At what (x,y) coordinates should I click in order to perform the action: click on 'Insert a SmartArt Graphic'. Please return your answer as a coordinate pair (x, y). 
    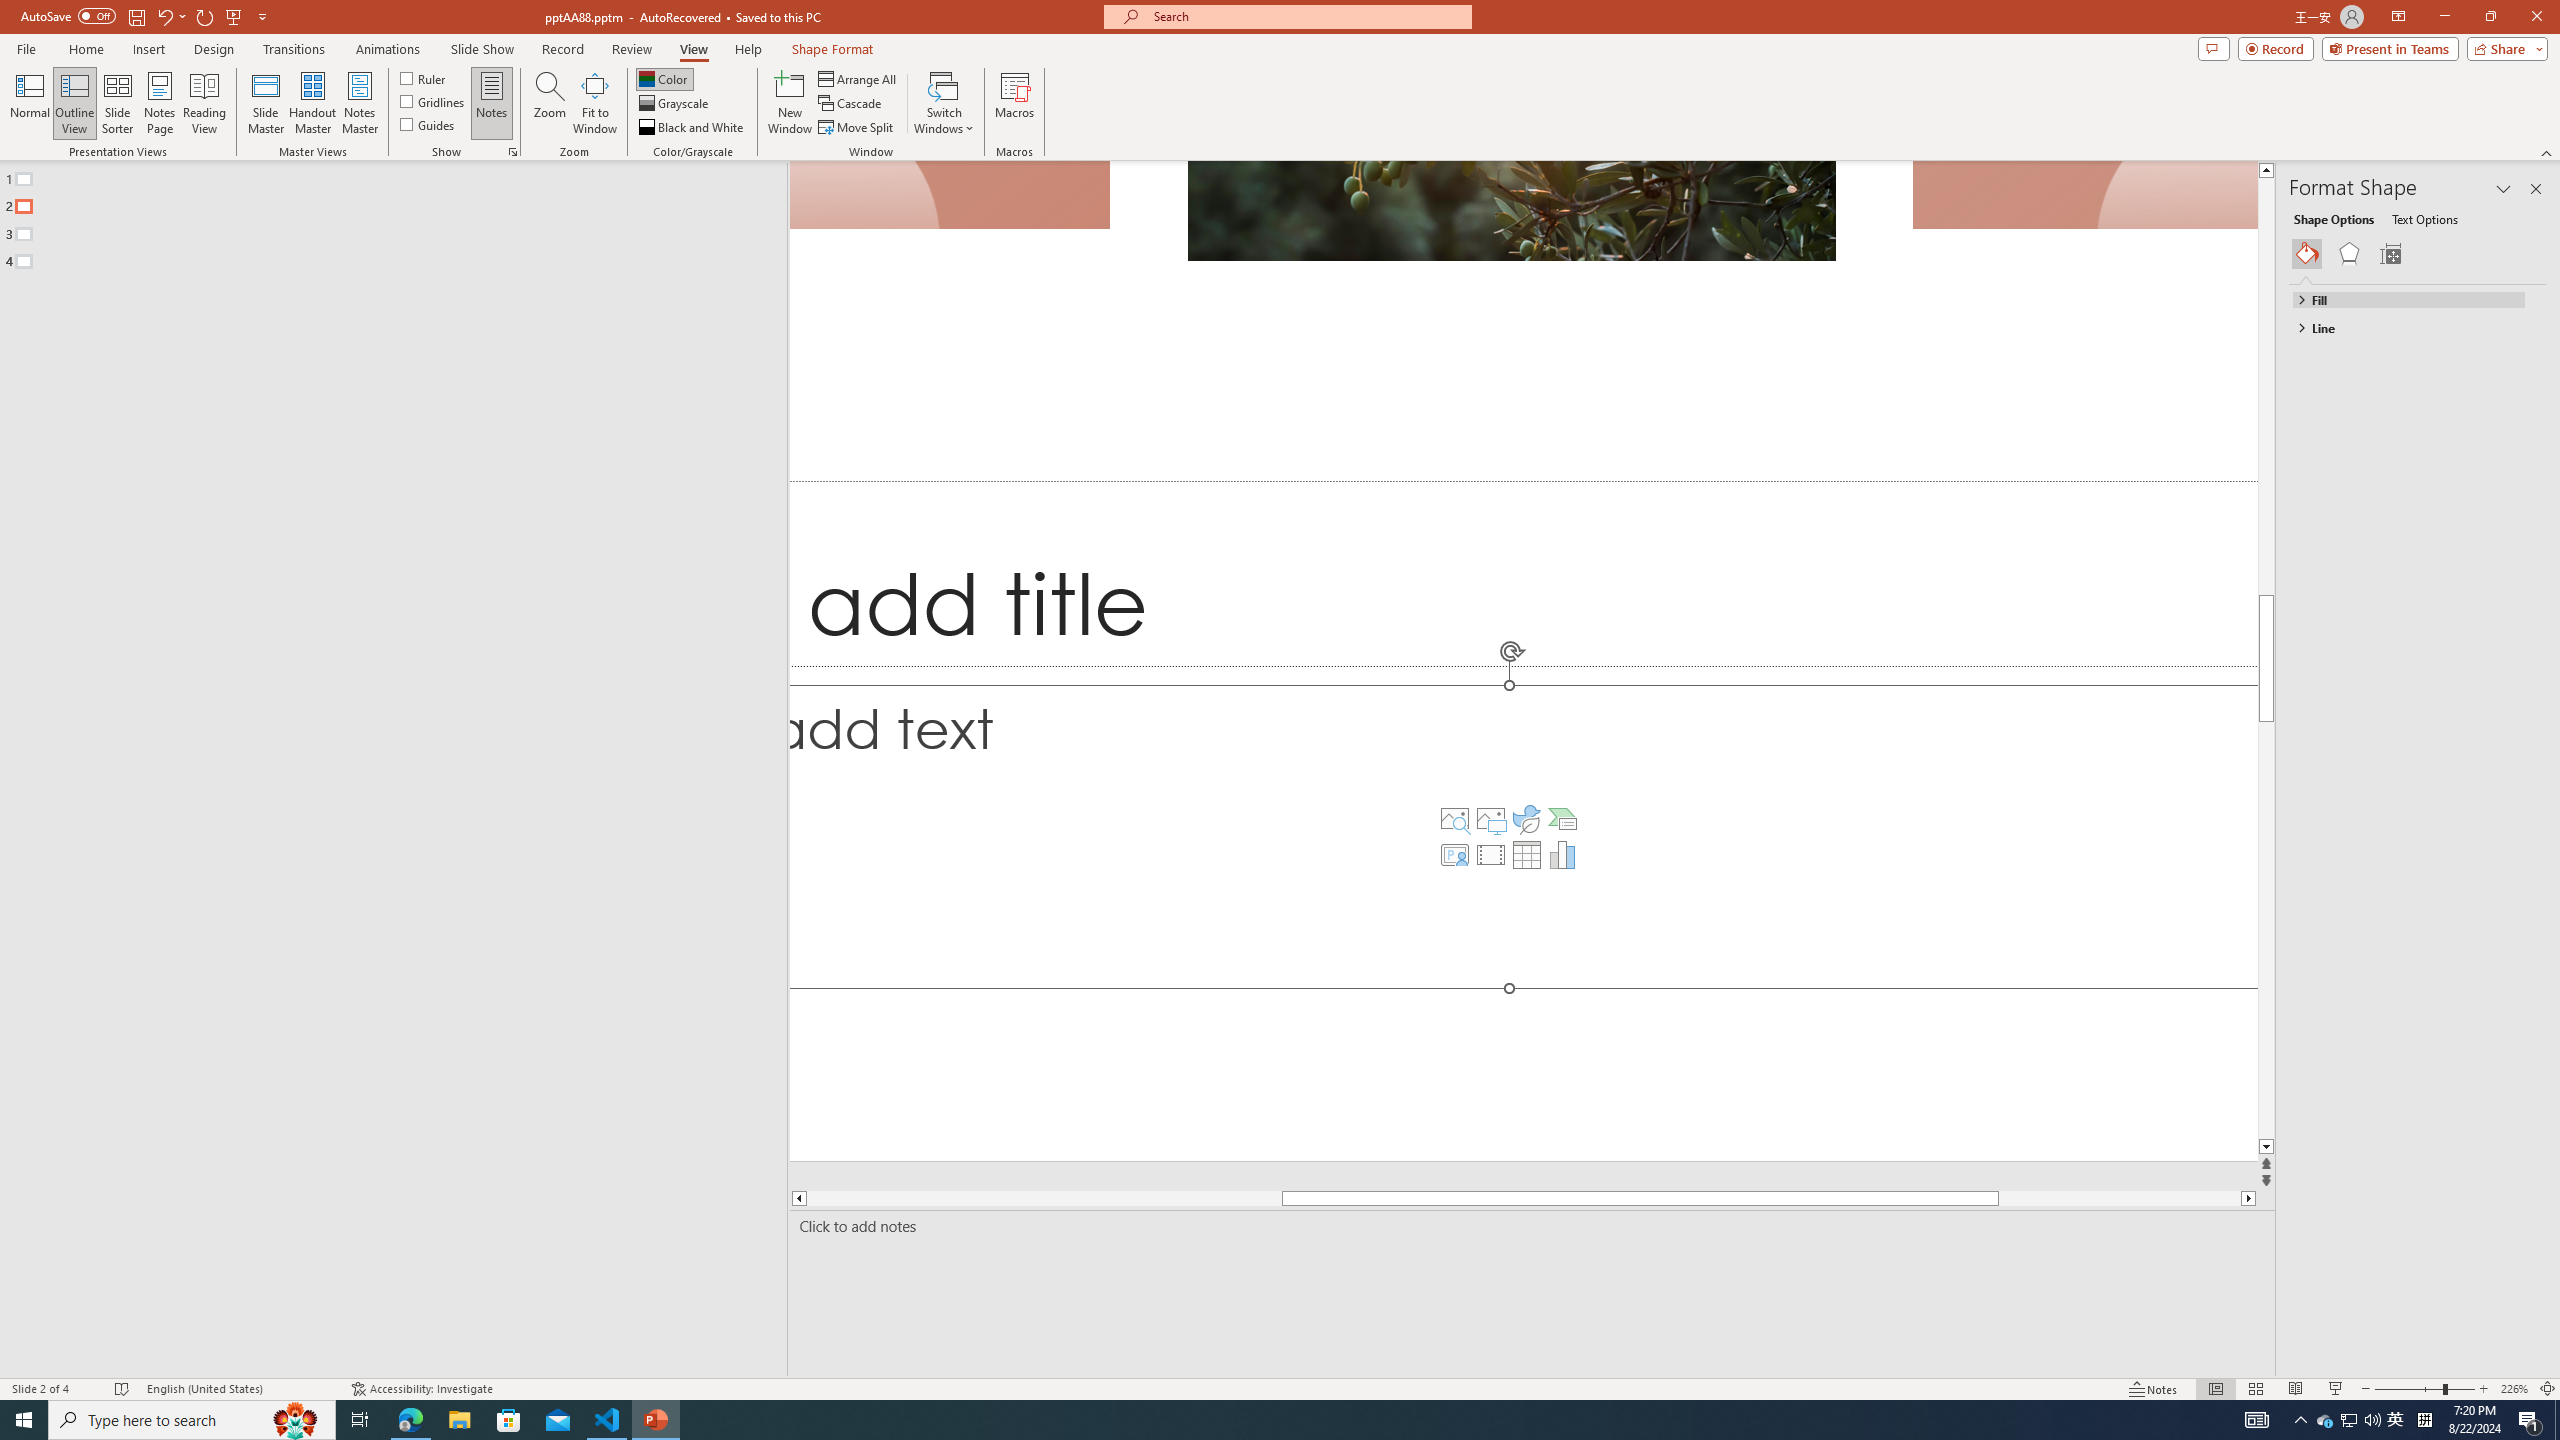
    Looking at the image, I should click on (1561, 819).